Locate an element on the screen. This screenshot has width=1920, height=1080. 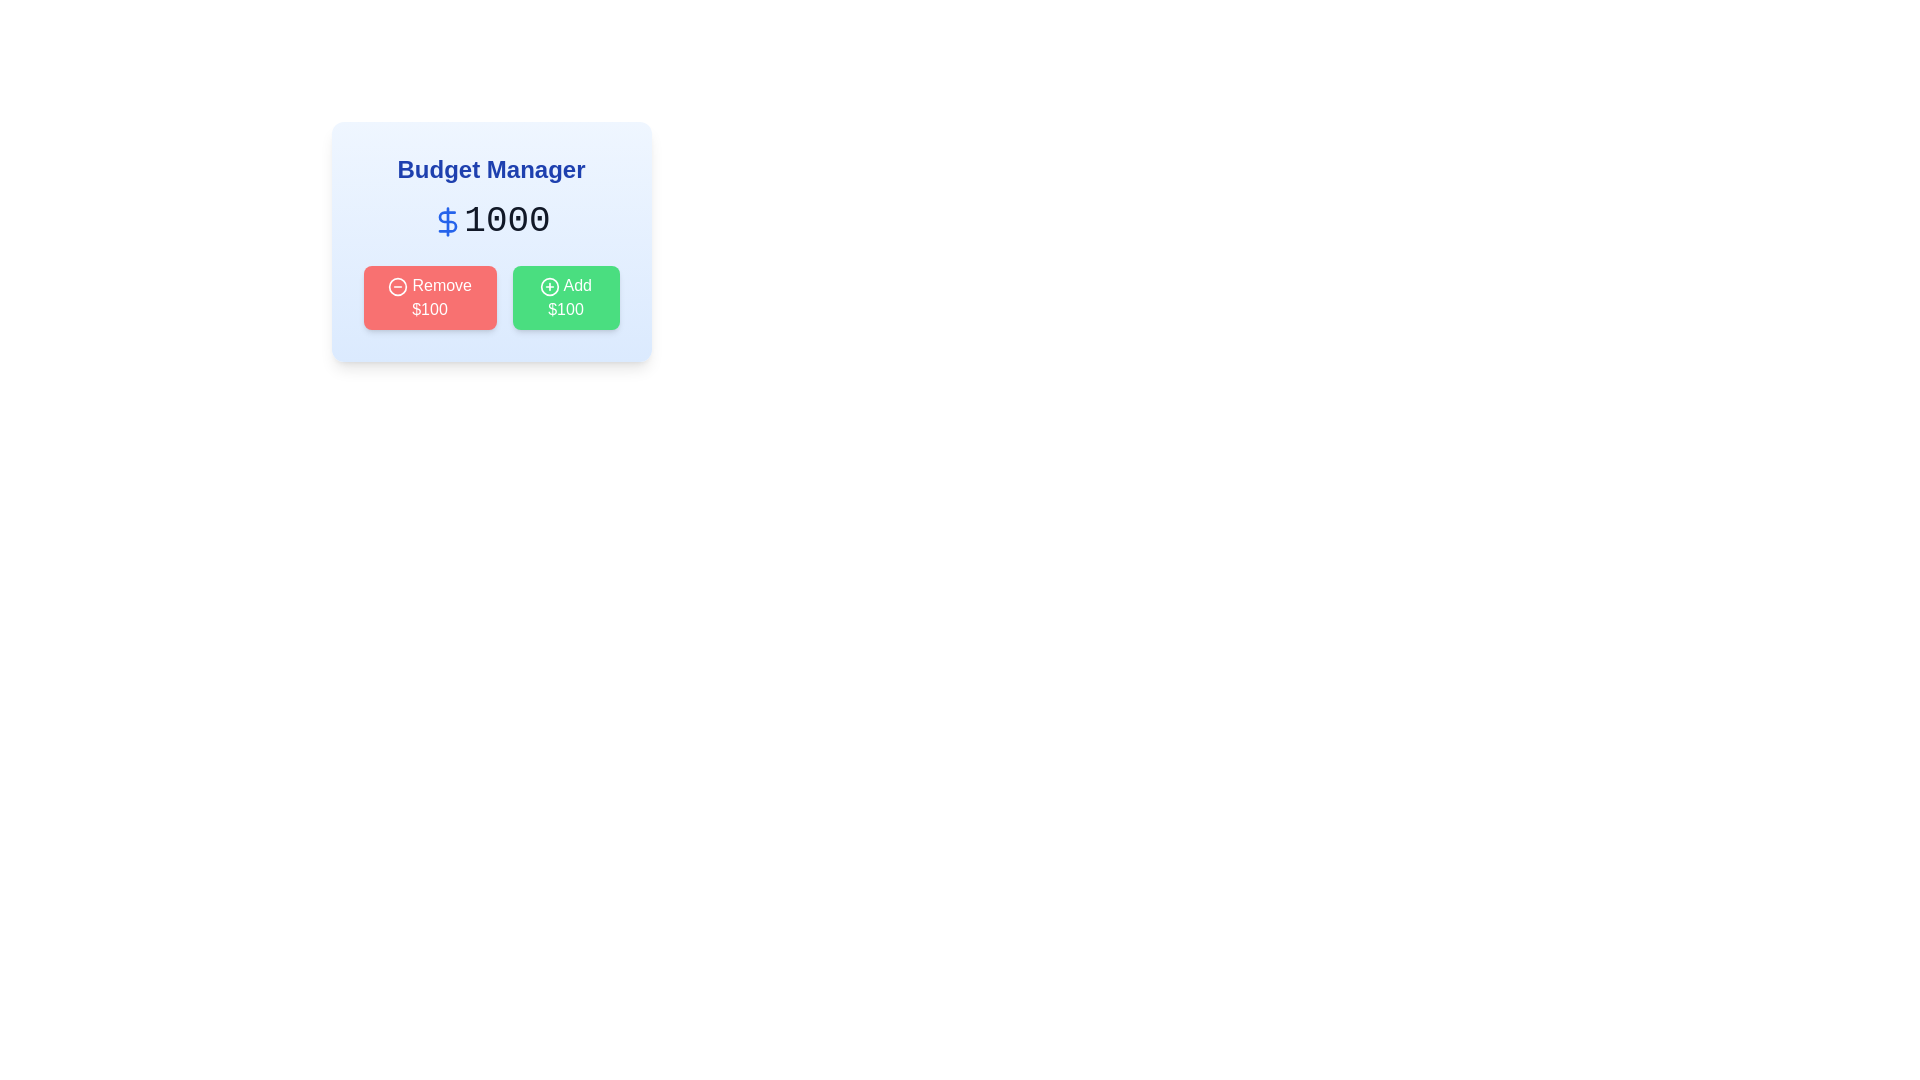
the currency icon located to the left of the numeric label '1000' is located at coordinates (447, 222).